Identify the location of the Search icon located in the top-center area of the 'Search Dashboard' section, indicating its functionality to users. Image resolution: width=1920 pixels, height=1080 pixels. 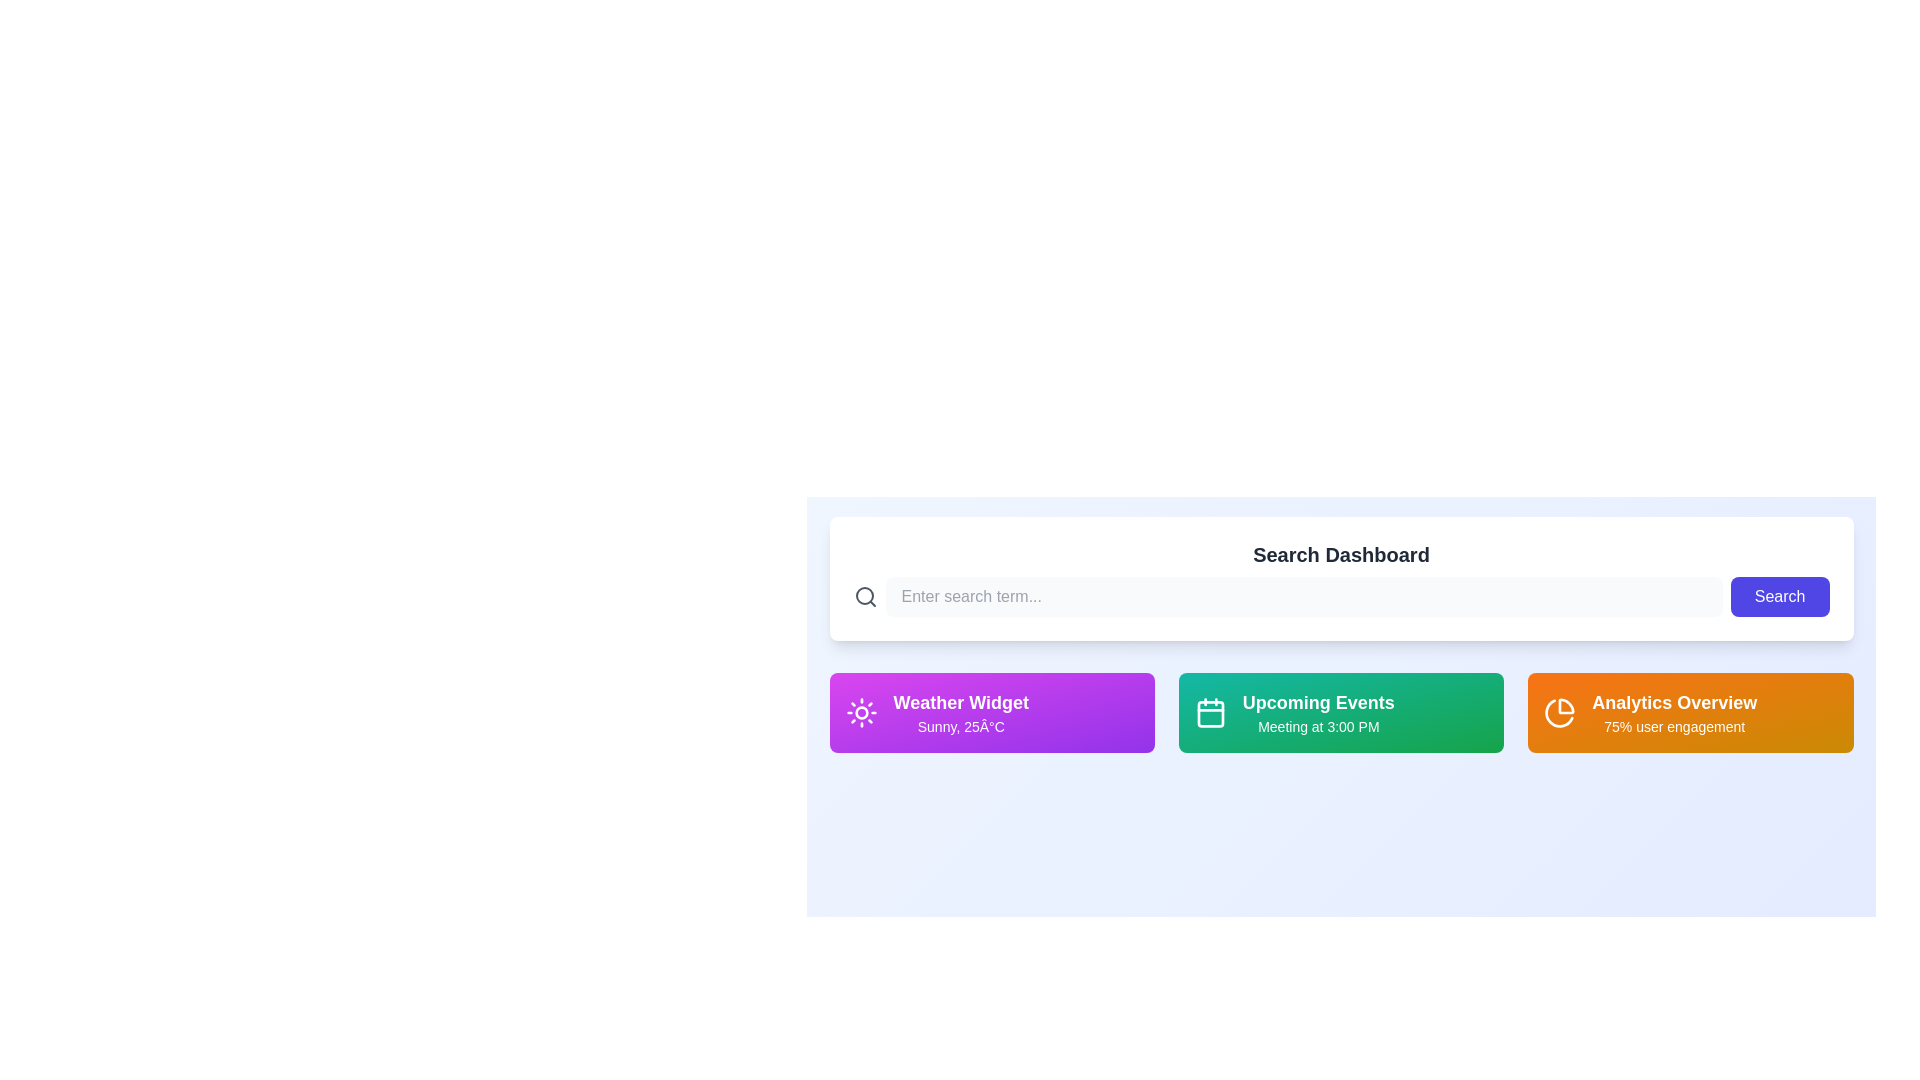
(864, 595).